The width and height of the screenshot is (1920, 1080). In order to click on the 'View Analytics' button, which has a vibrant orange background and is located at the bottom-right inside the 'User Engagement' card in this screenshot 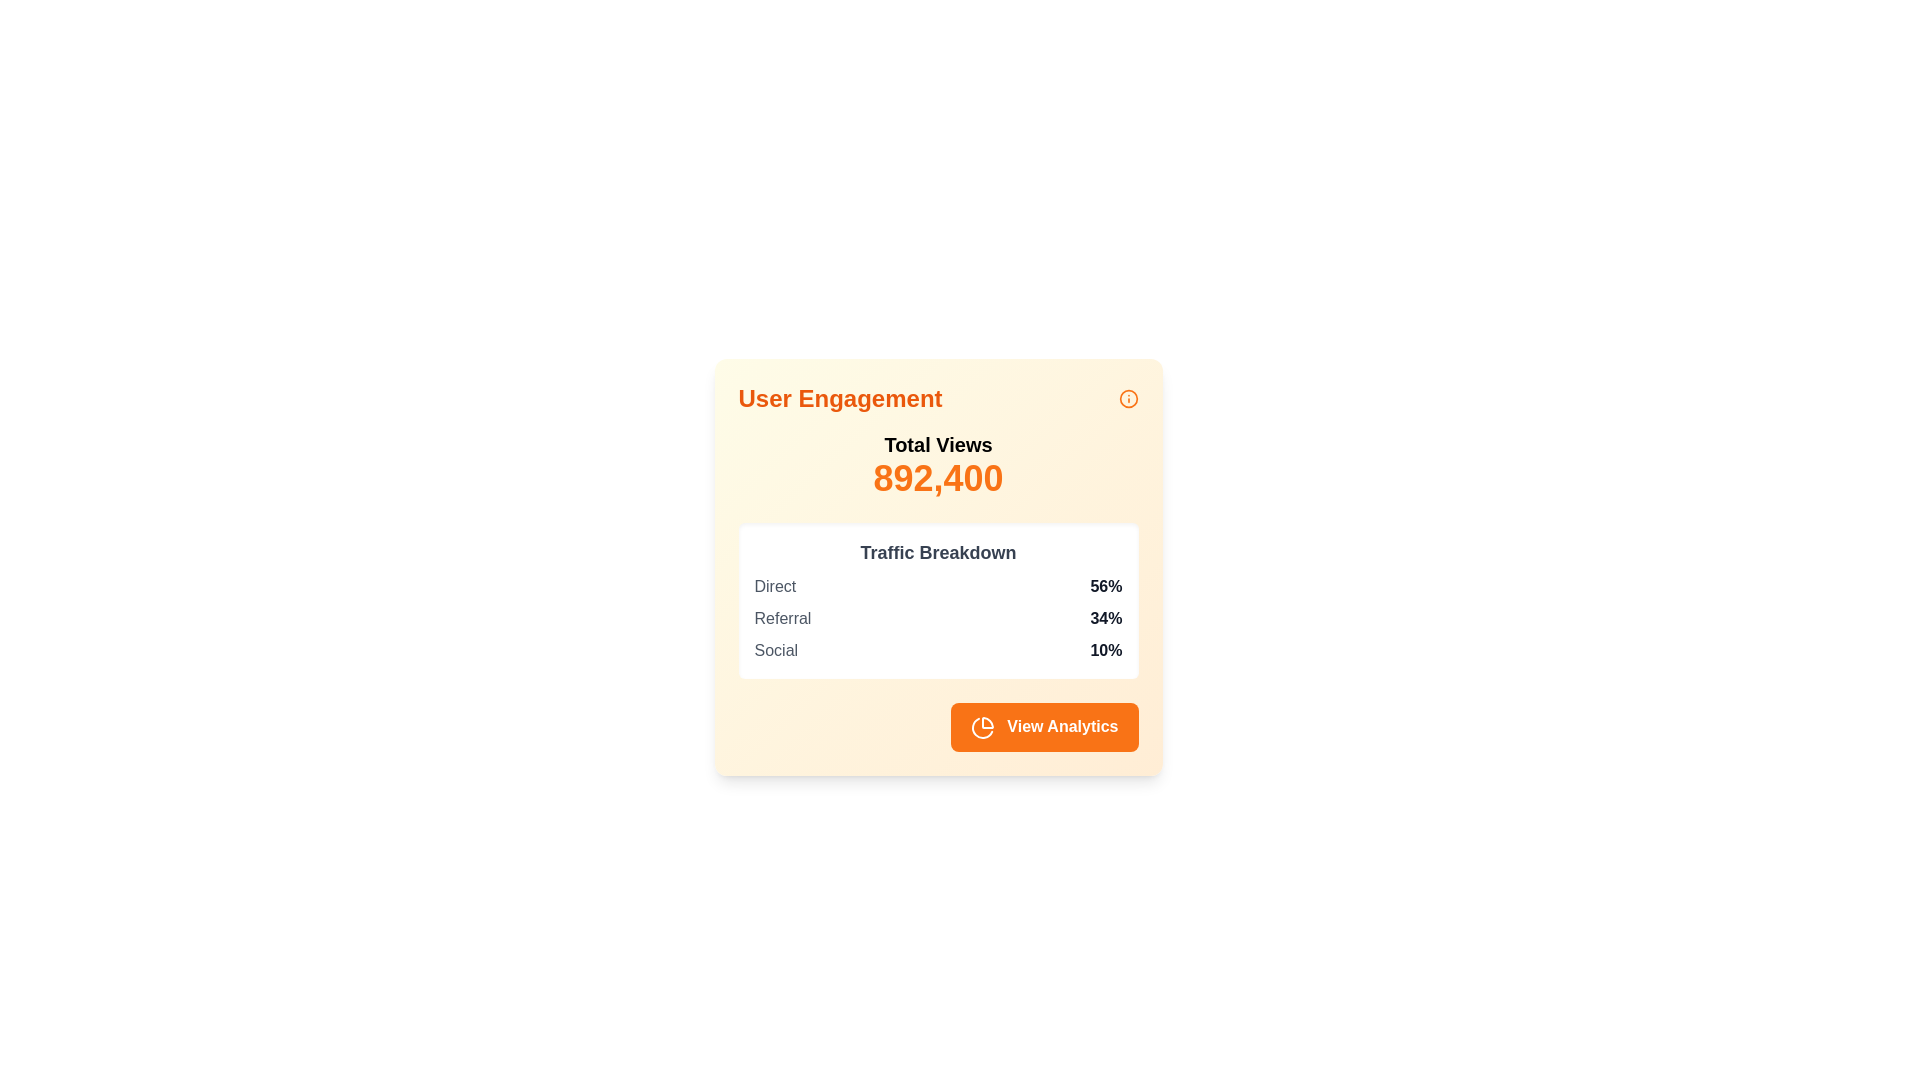, I will do `click(1043, 727)`.